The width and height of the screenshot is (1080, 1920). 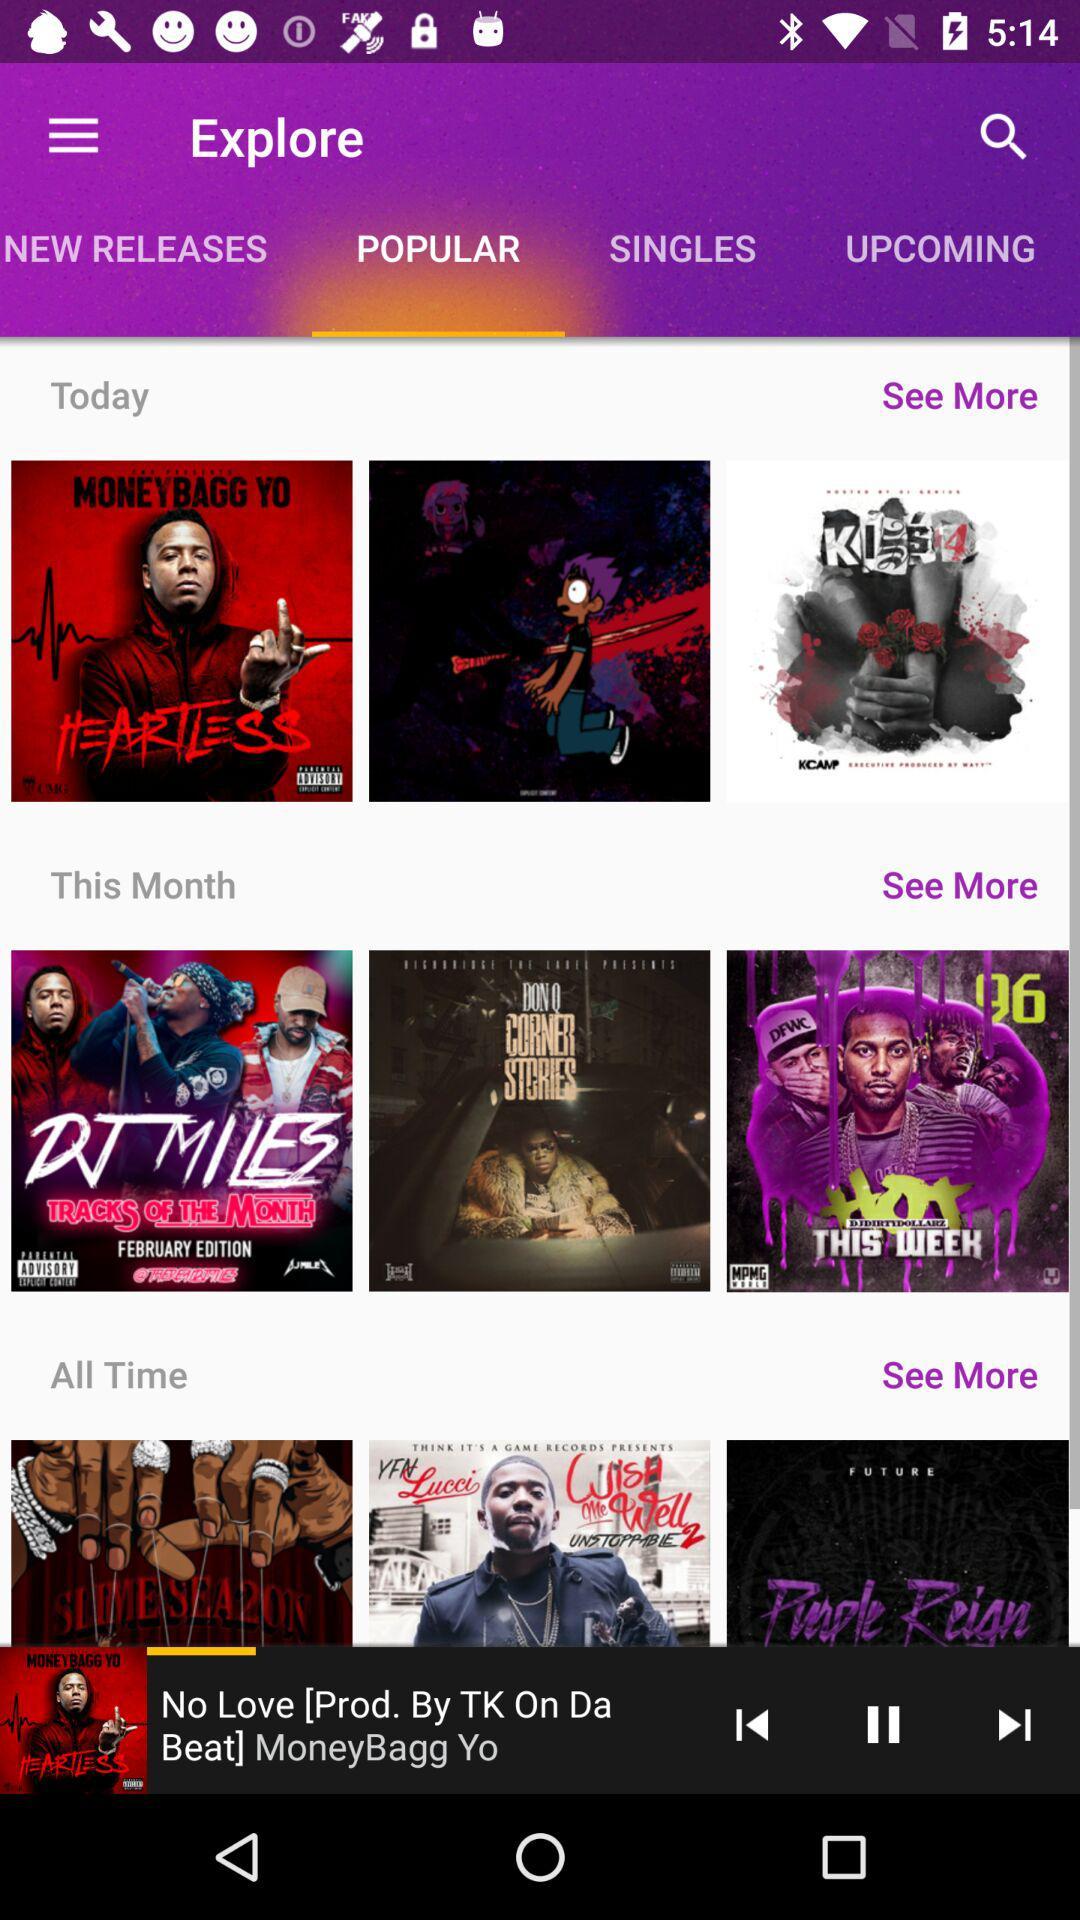 I want to click on the item above see more, so click(x=681, y=246).